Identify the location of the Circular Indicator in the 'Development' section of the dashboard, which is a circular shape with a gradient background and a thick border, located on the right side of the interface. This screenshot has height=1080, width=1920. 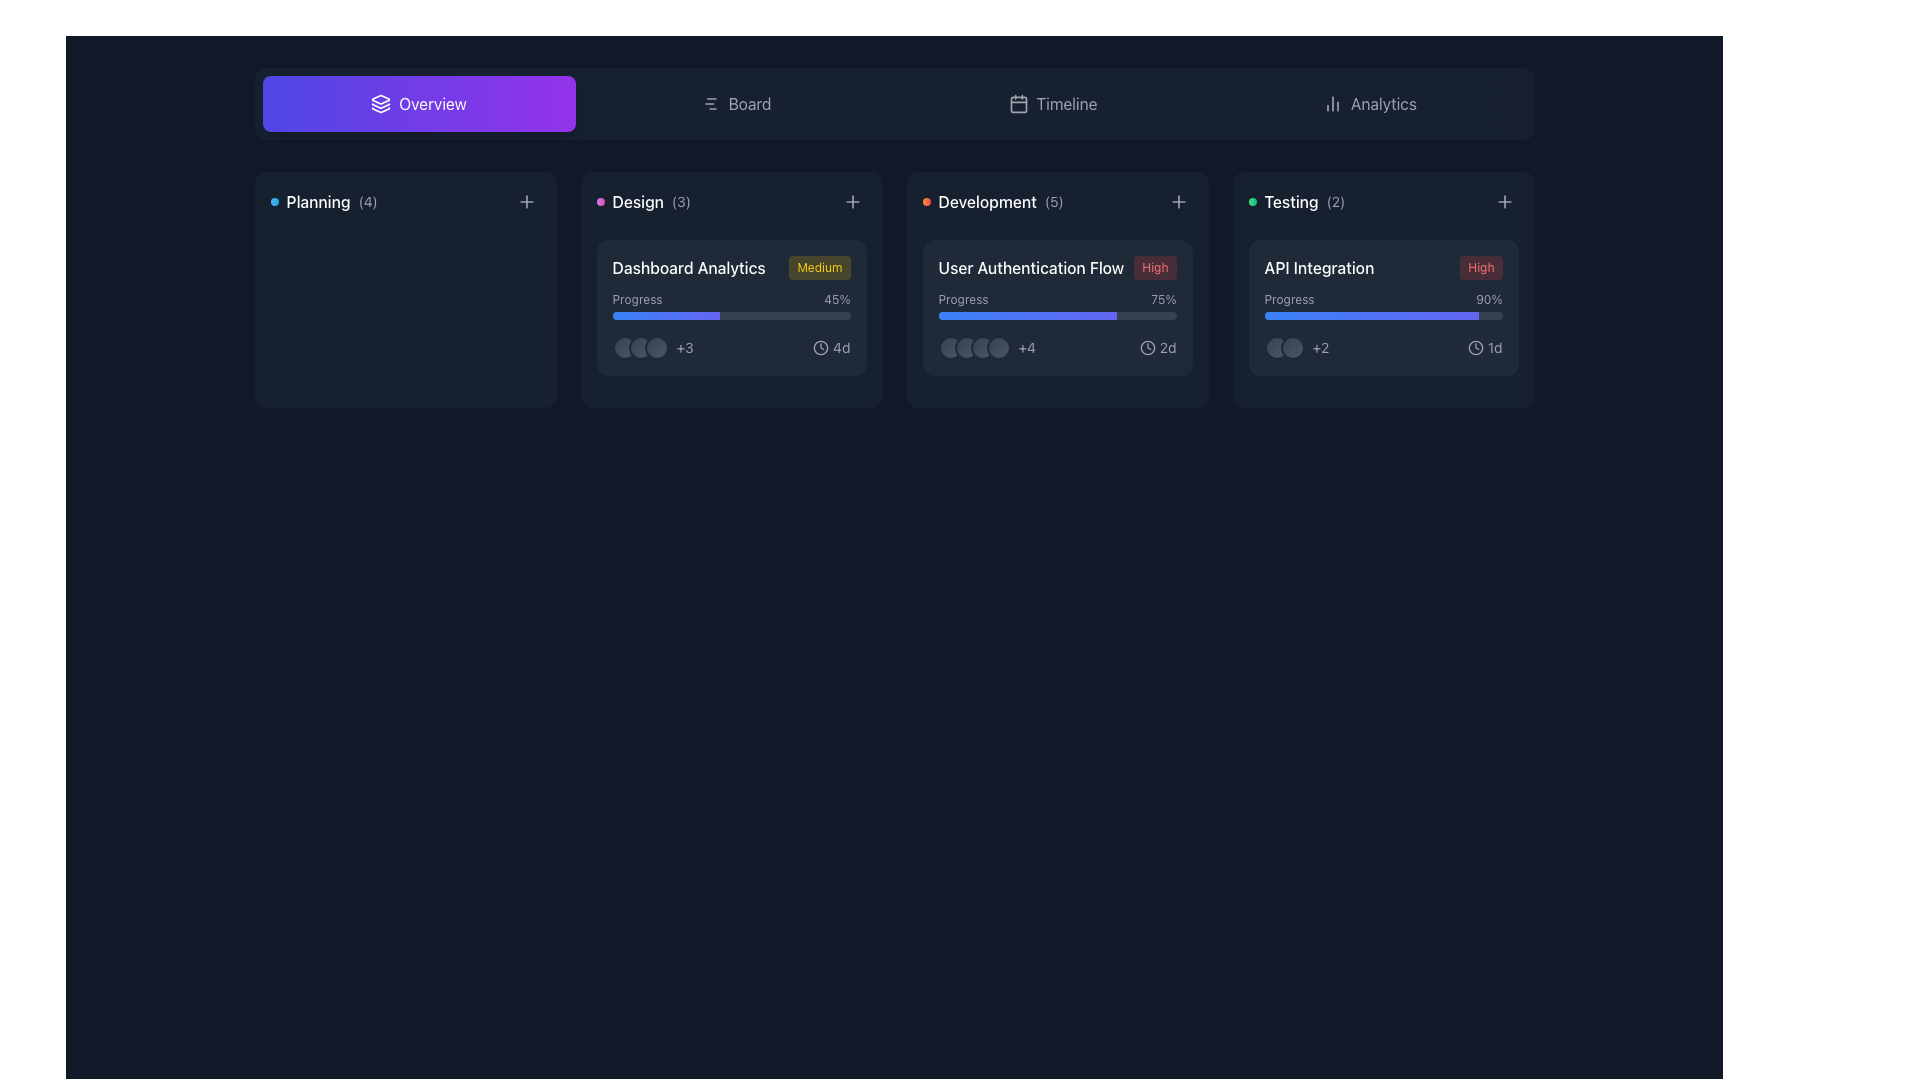
(949, 346).